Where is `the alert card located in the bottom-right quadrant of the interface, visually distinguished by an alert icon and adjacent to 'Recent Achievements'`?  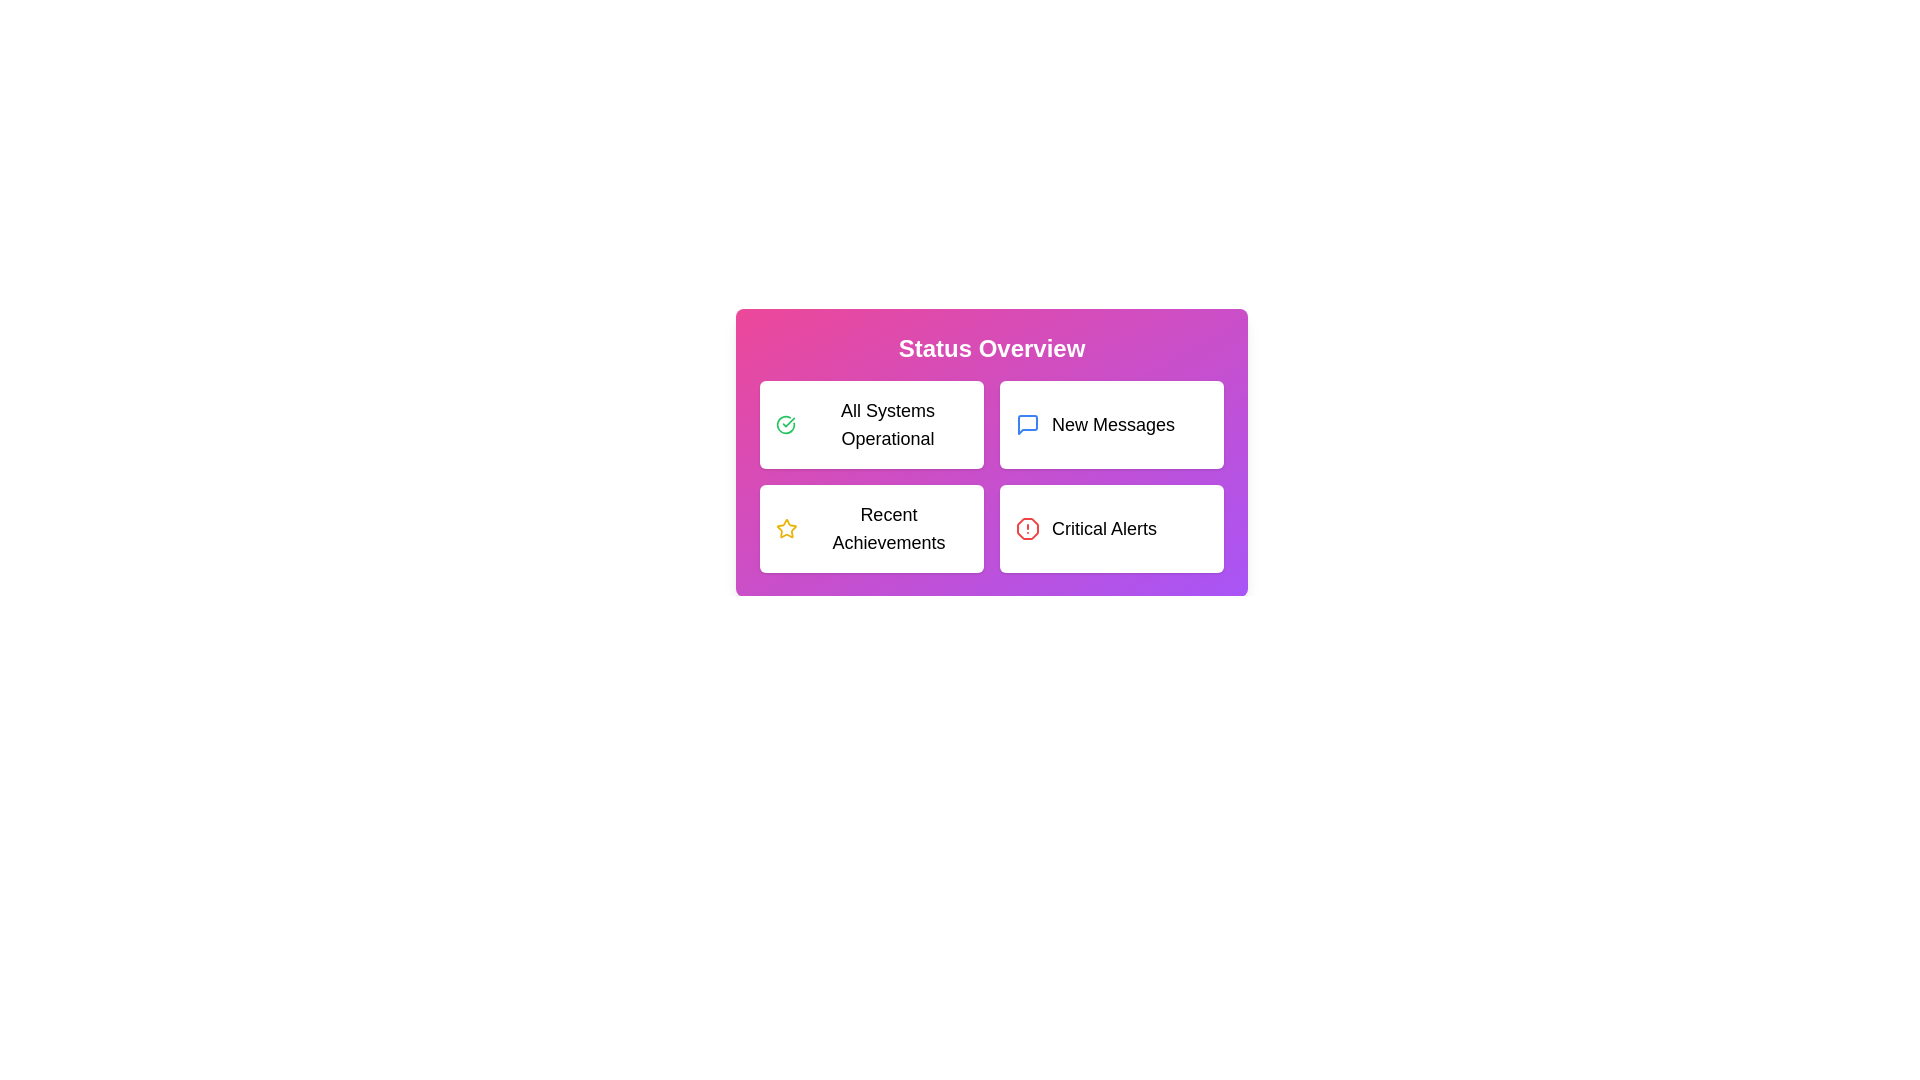 the alert card located in the bottom-right quadrant of the interface, visually distinguished by an alert icon and adjacent to 'Recent Achievements' is located at coordinates (1111, 527).